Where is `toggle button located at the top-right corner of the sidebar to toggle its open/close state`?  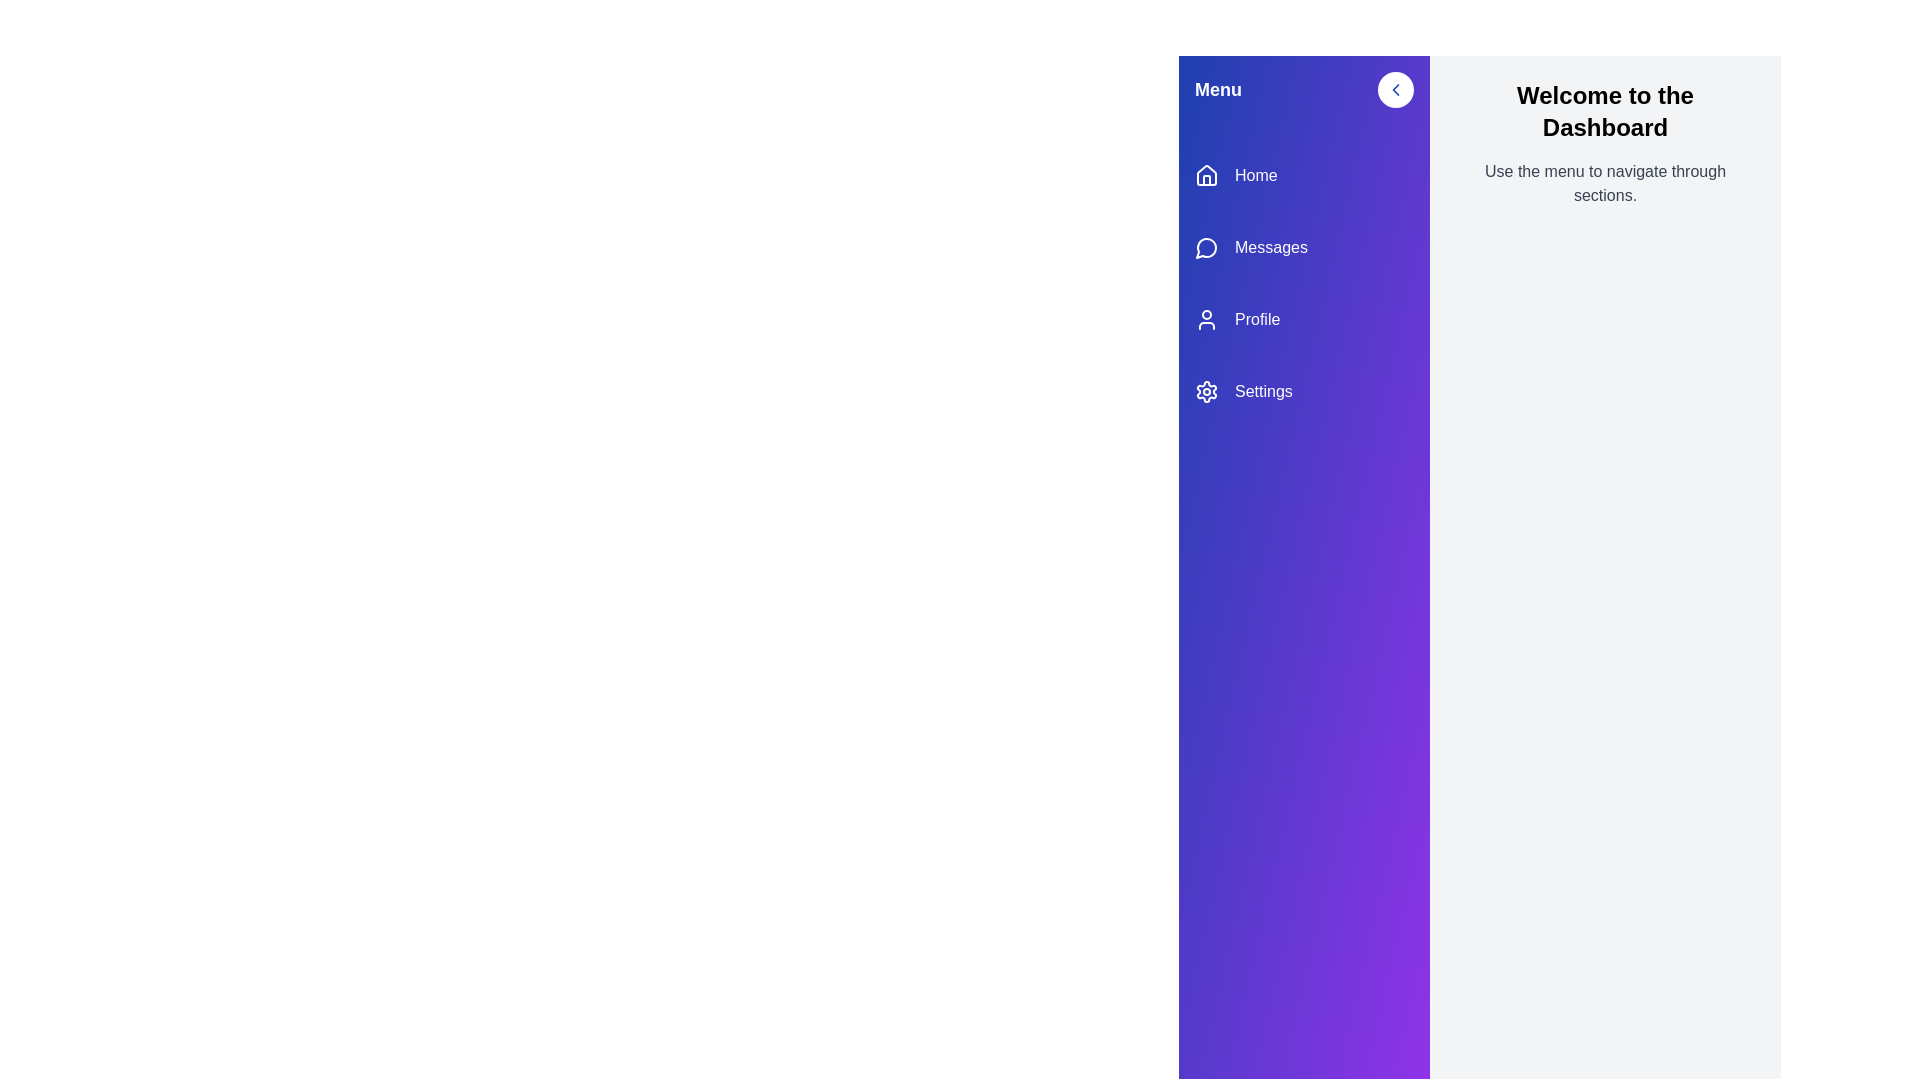
toggle button located at the top-right corner of the sidebar to toggle its open/close state is located at coordinates (1395, 88).